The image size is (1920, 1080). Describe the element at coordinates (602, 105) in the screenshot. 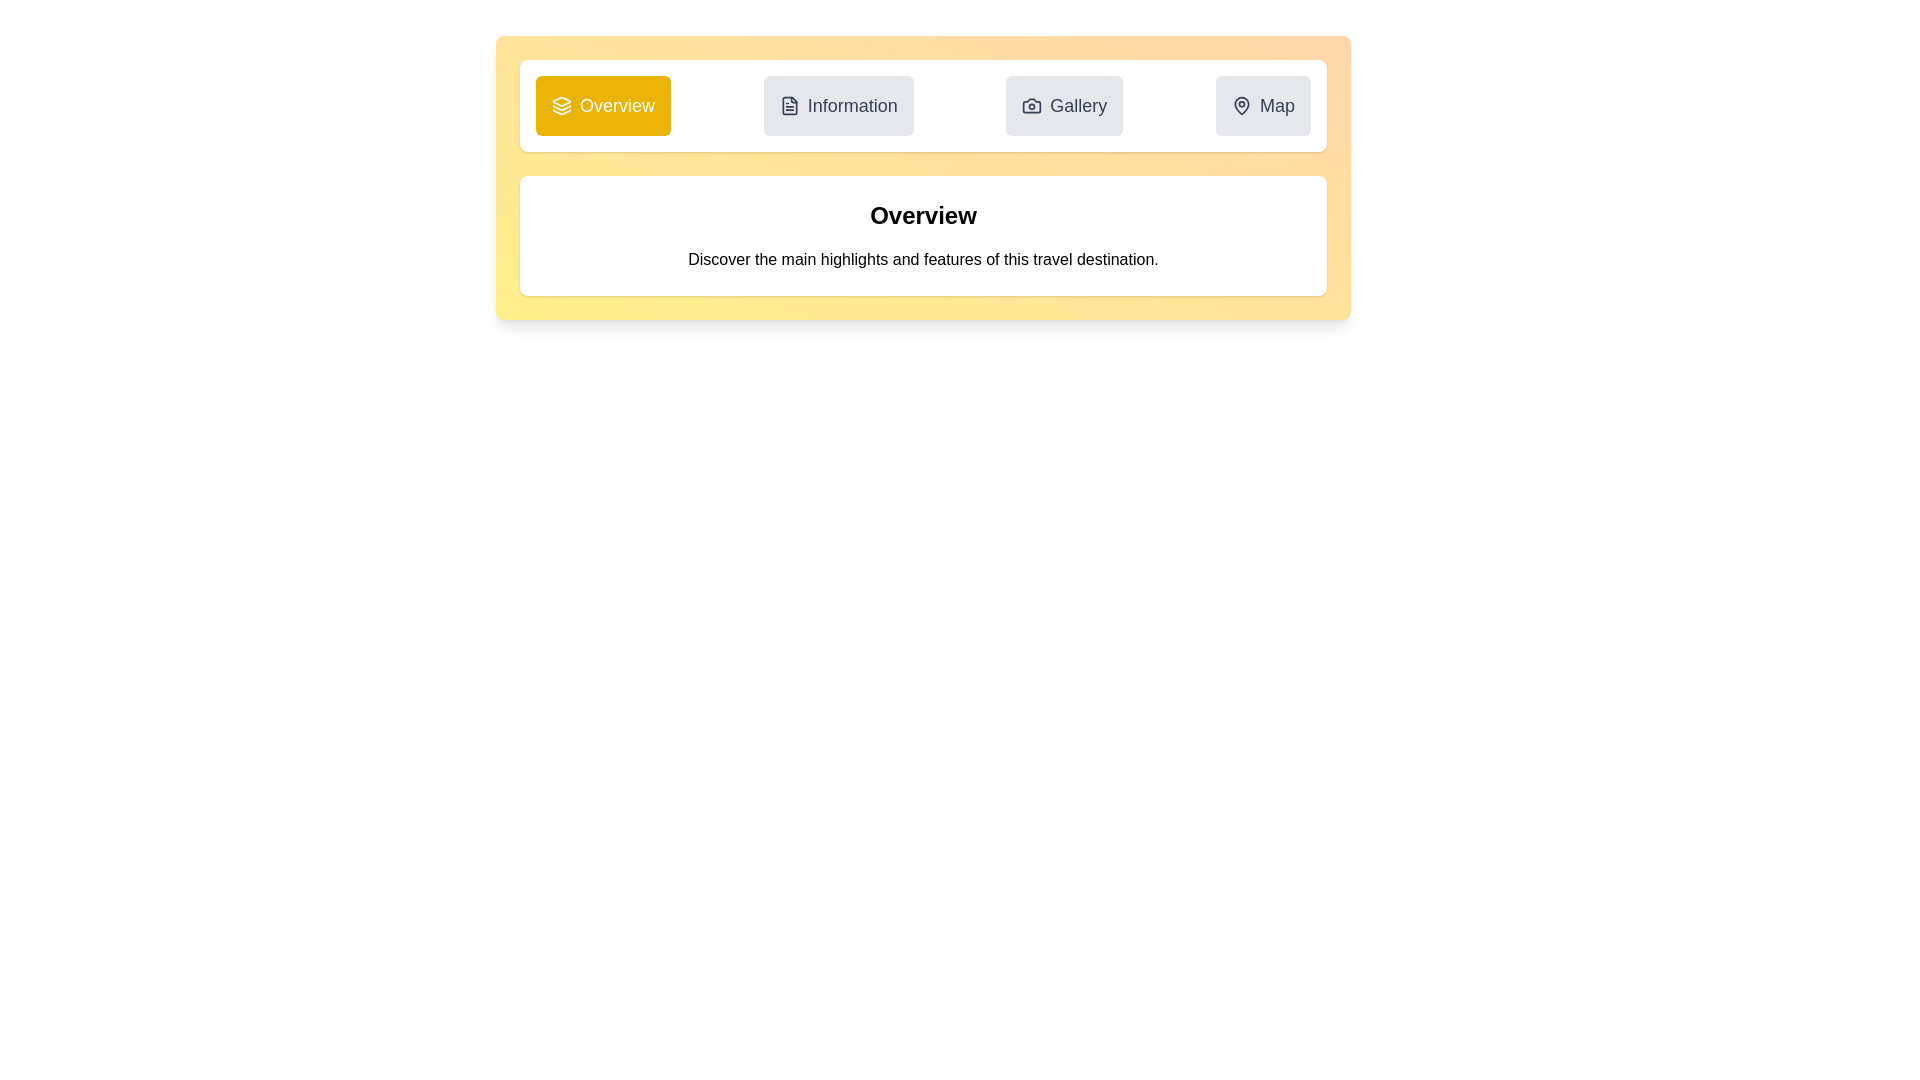

I see `the tab labeled Overview to observe its hover effect` at that location.